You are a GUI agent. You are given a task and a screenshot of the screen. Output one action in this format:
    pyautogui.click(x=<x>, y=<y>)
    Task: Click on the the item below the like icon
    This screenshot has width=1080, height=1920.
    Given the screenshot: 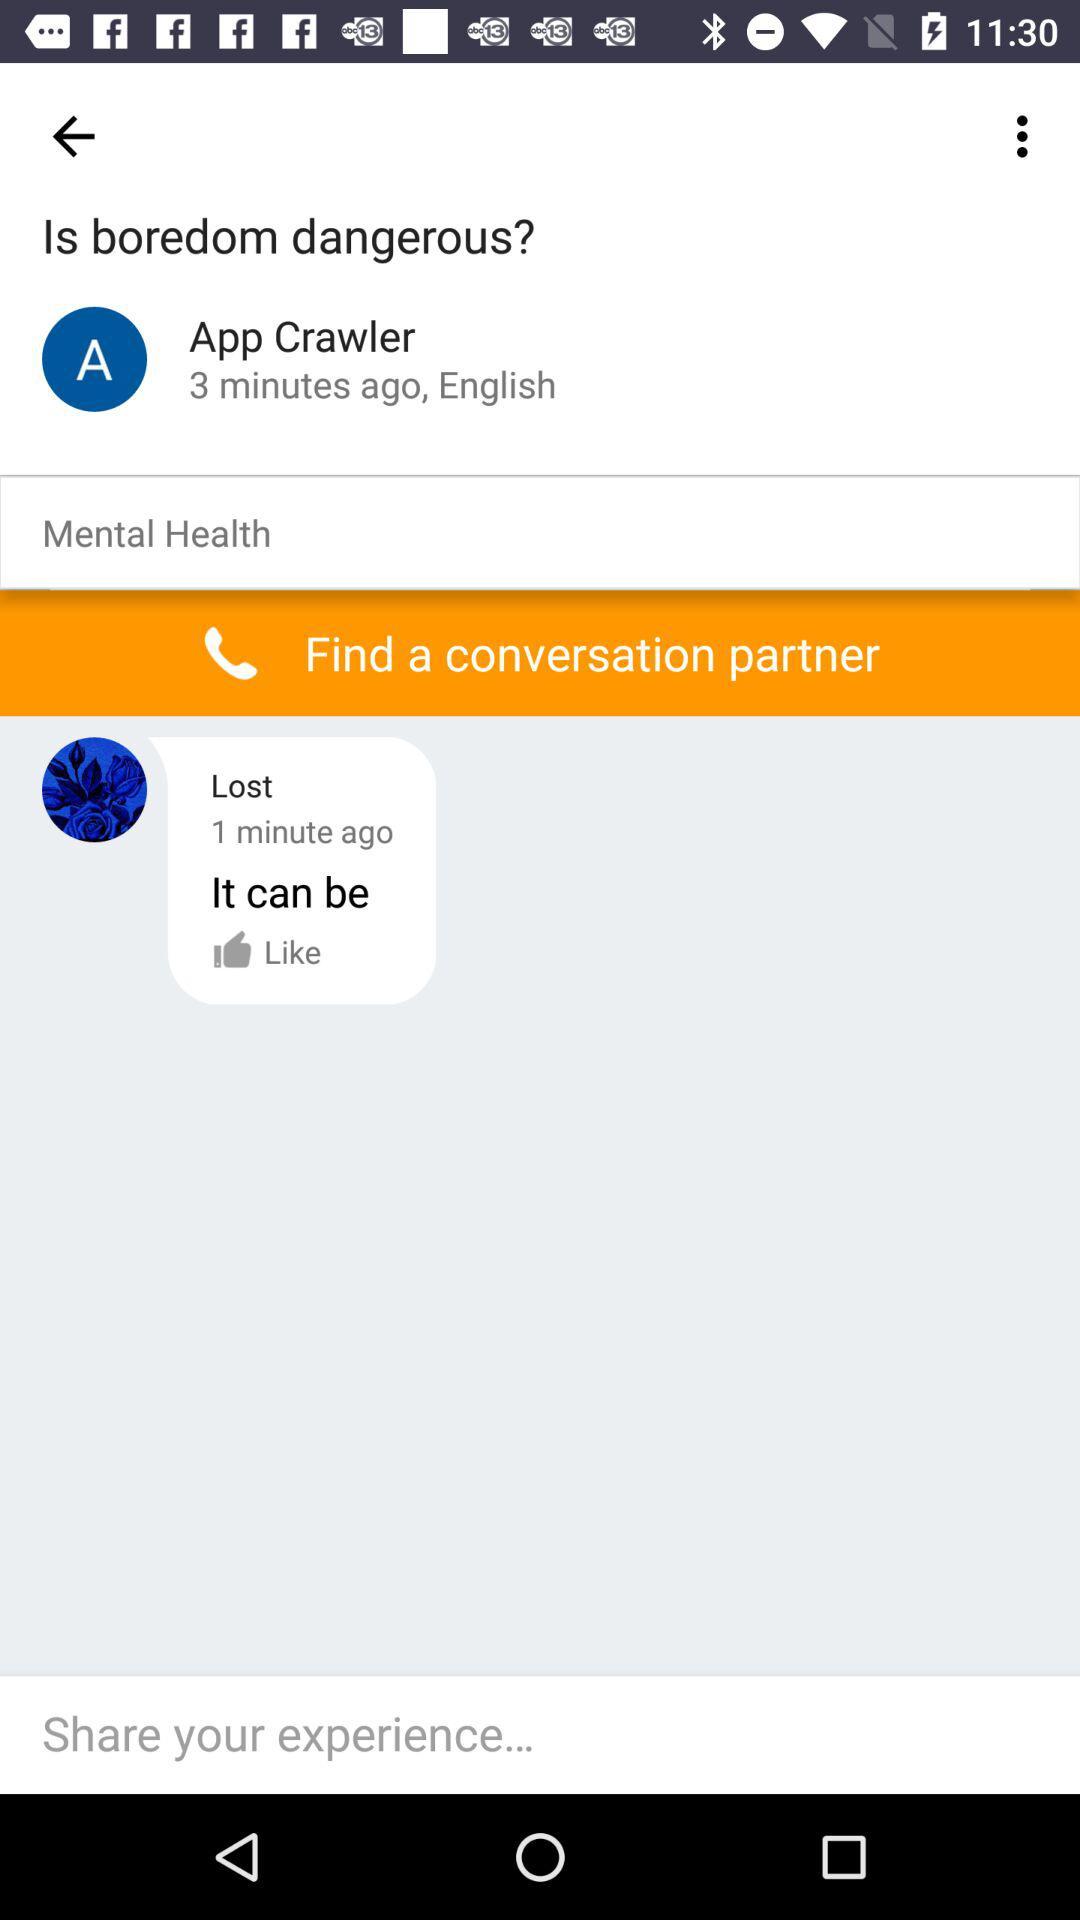 What is the action you would take?
    pyautogui.click(x=550, y=1734)
    